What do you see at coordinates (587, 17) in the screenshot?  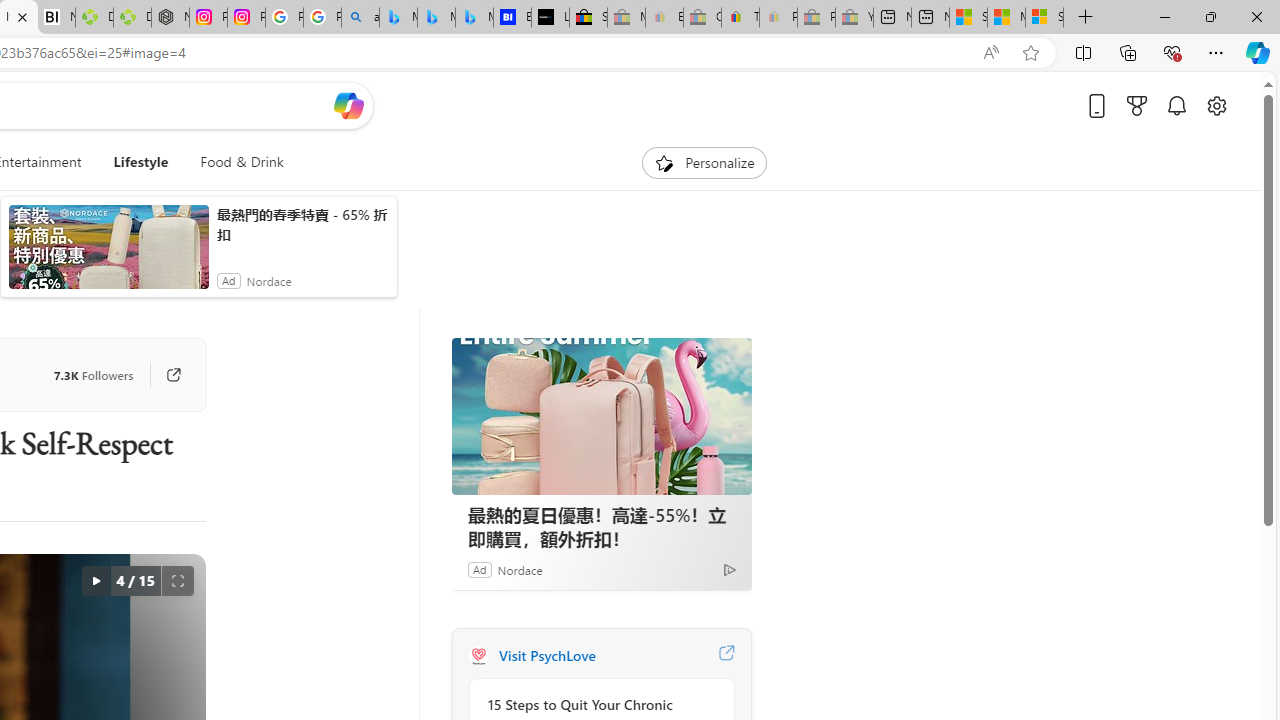 I see `'Selling on eBay | Electronics, Fashion, Home & Garden | eBay'` at bounding box center [587, 17].